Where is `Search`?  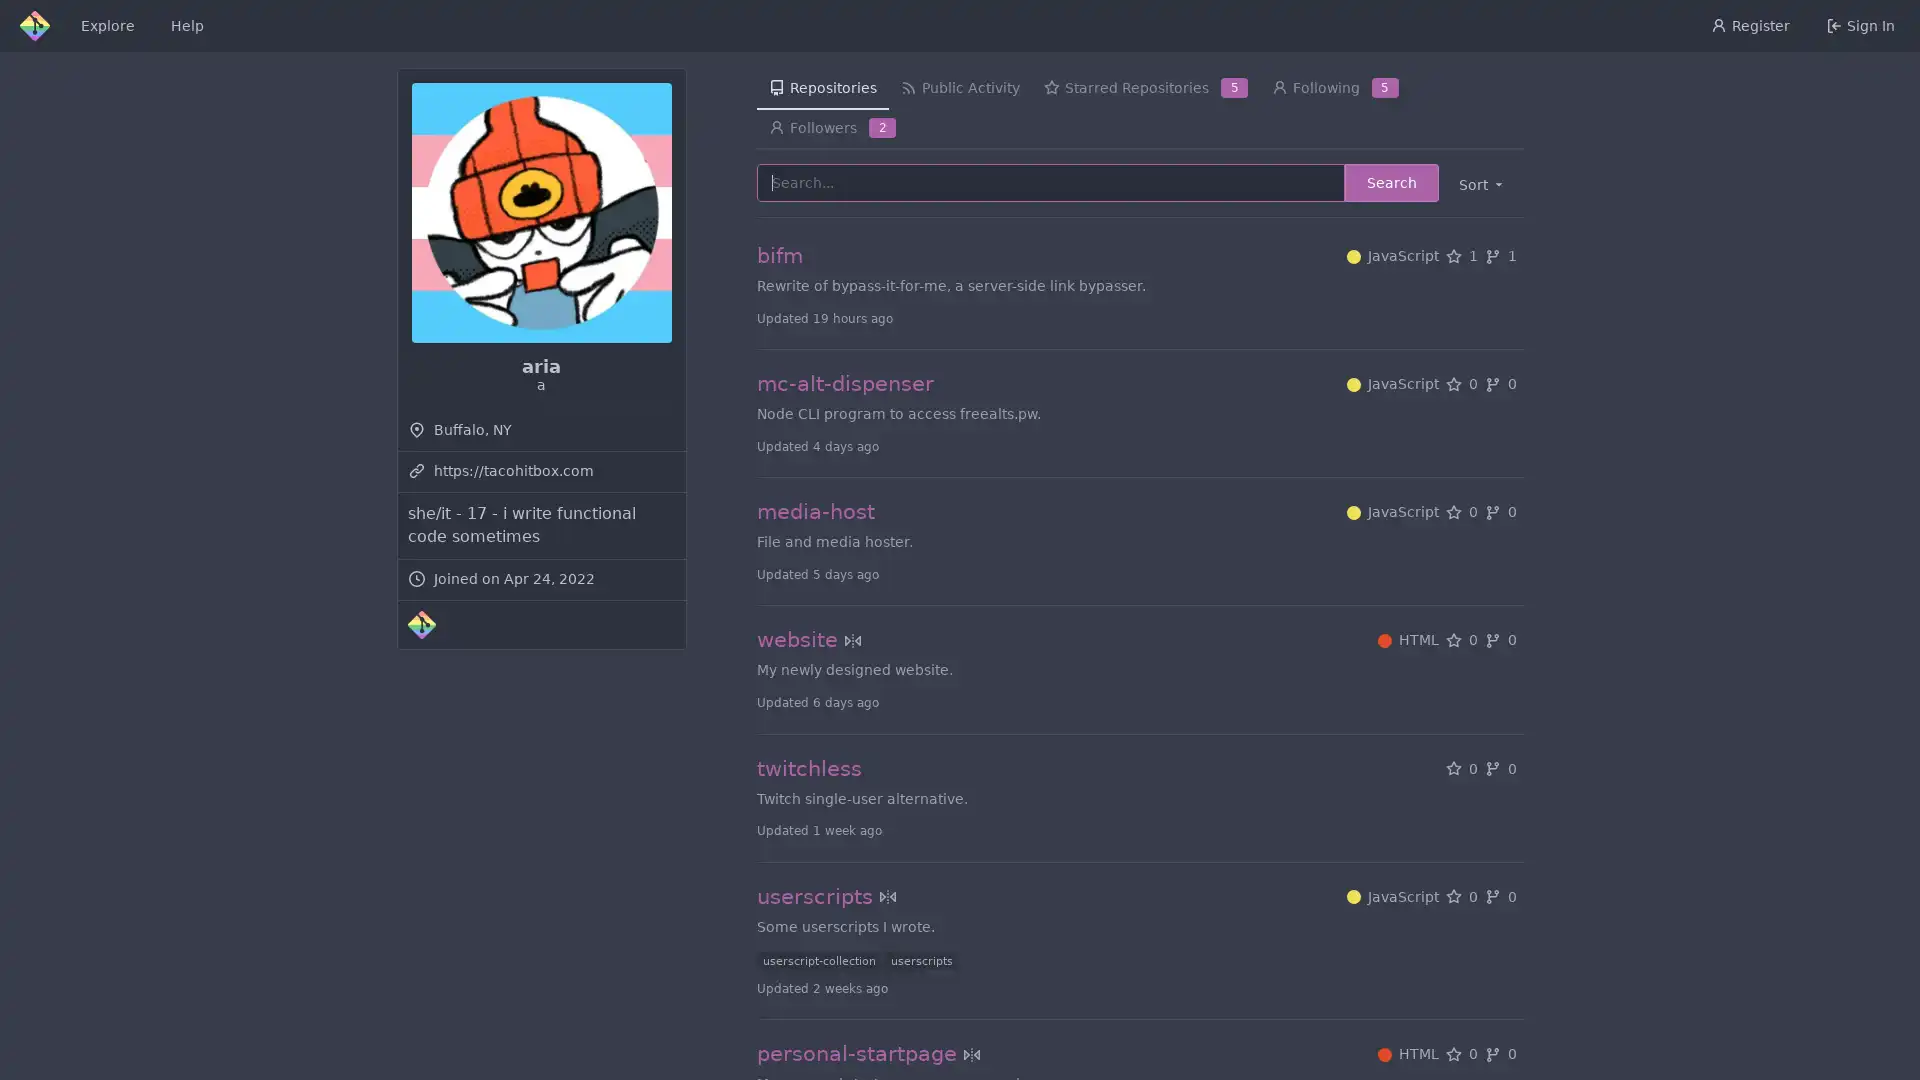 Search is located at coordinates (1390, 182).